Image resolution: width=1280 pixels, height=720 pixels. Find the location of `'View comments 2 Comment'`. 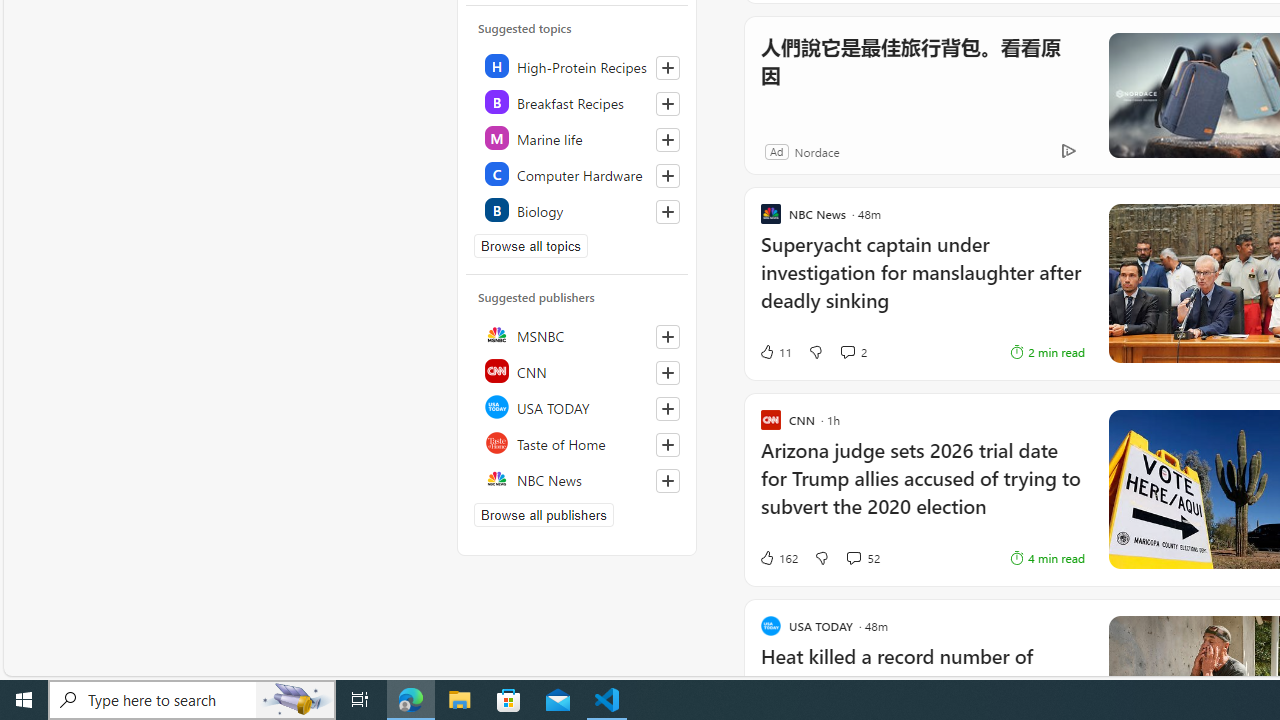

'View comments 2 Comment' is located at coordinates (847, 351).